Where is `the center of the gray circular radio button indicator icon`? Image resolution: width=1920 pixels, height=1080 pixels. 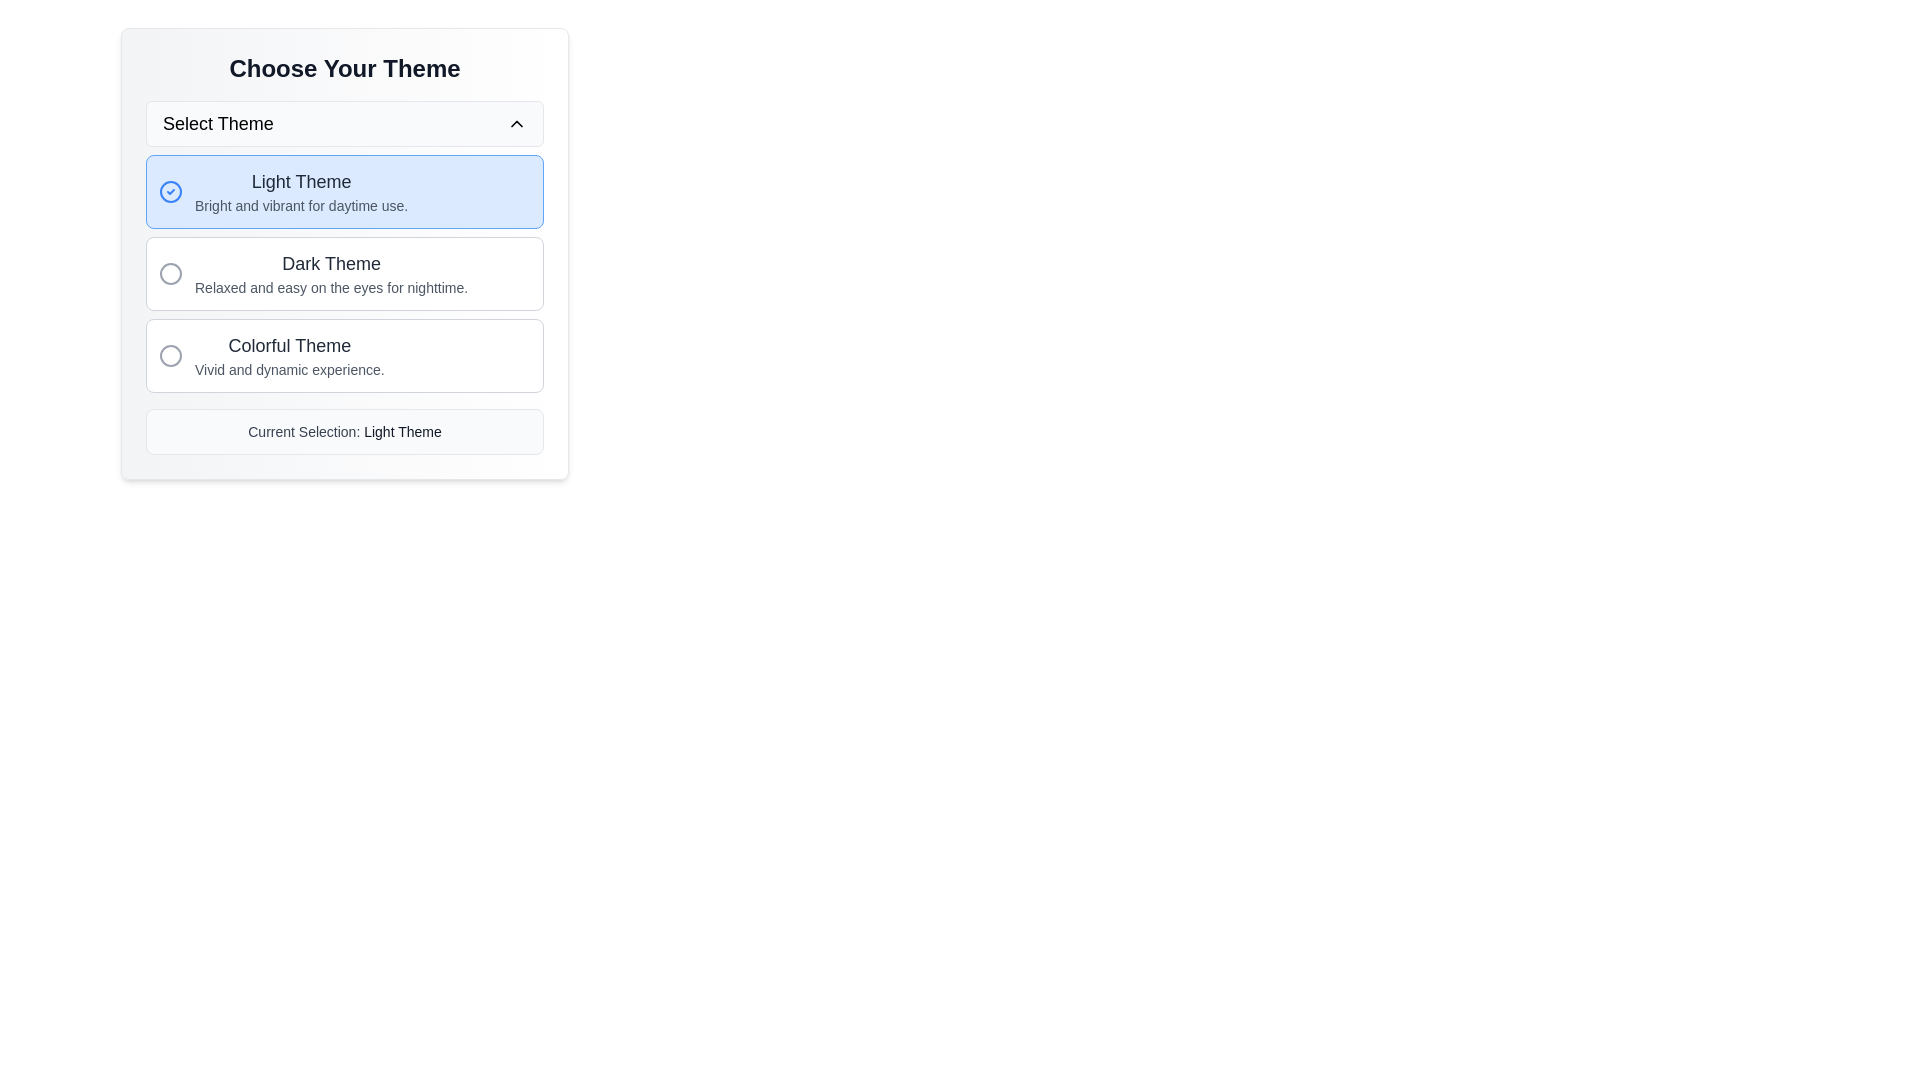 the center of the gray circular radio button indicator icon is located at coordinates (171, 273).